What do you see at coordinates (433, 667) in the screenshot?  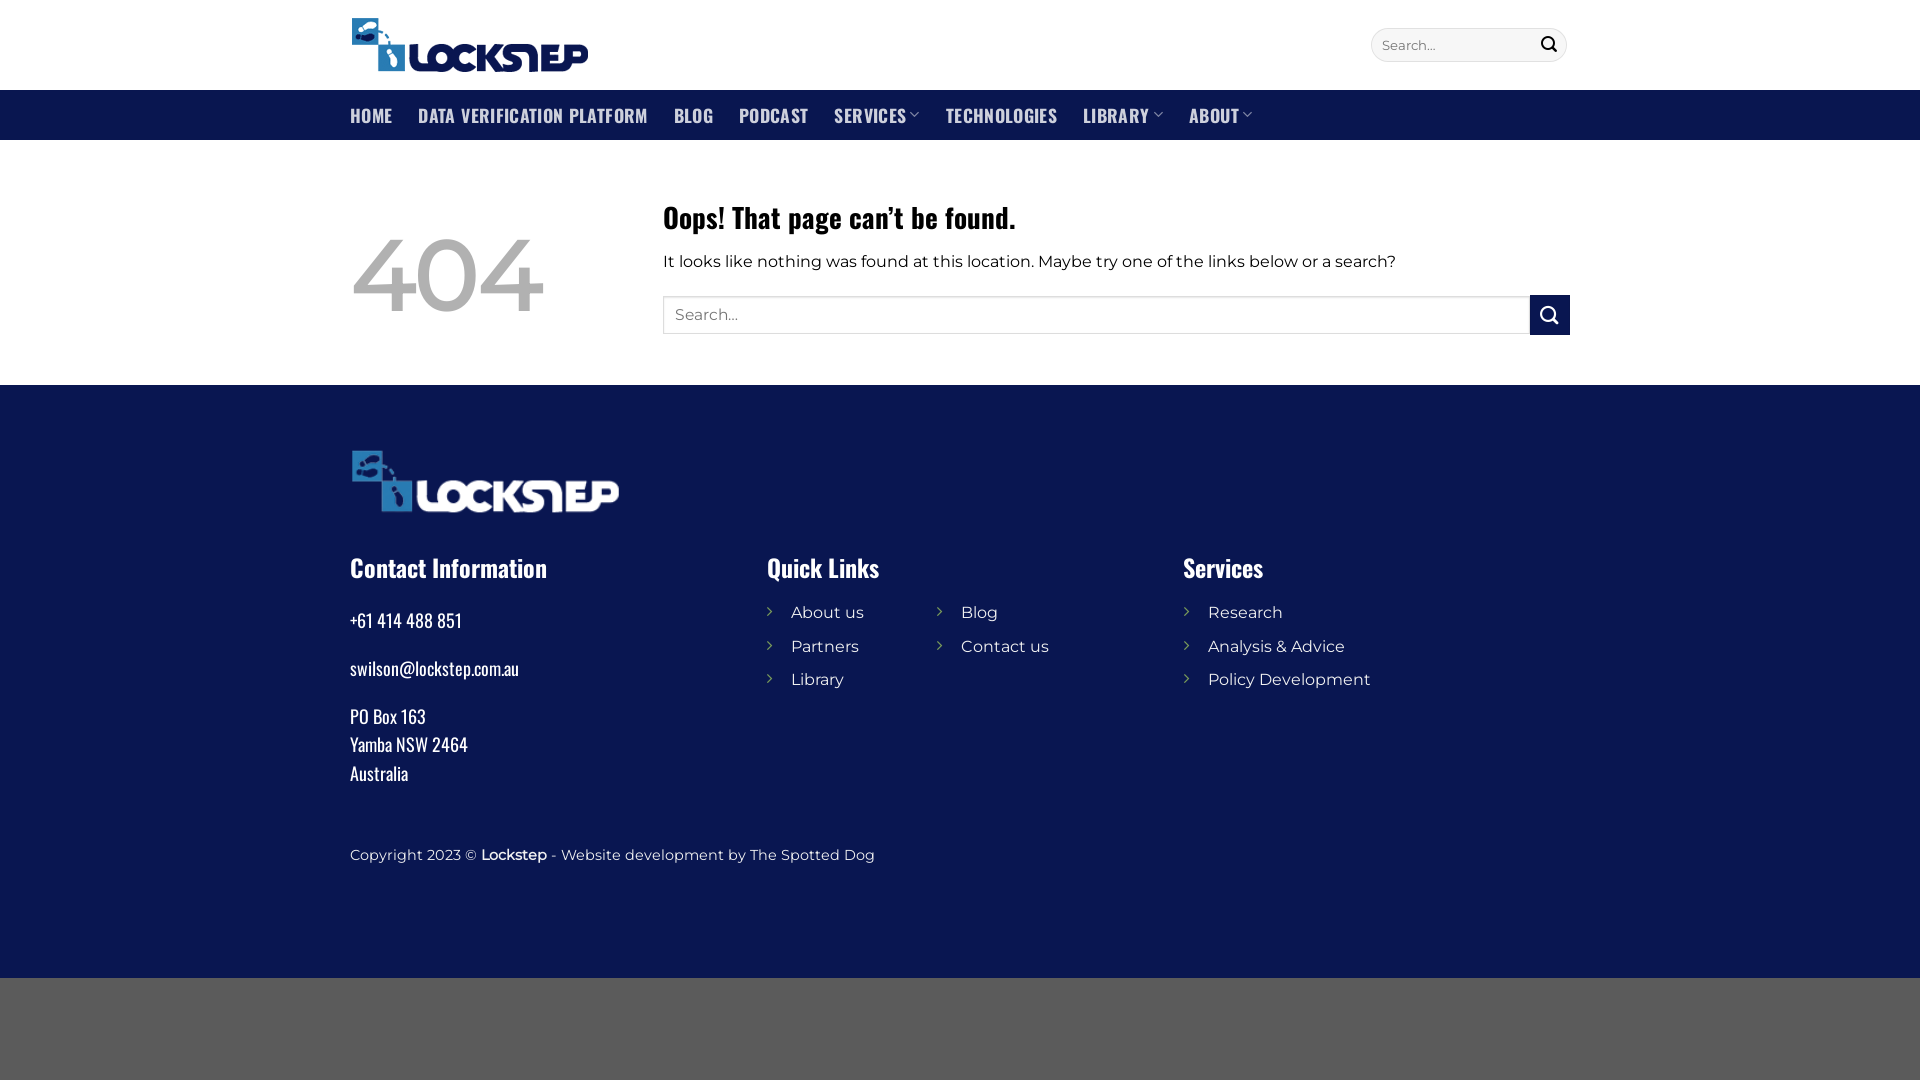 I see `'swilson@lockstep.com.au'` at bounding box center [433, 667].